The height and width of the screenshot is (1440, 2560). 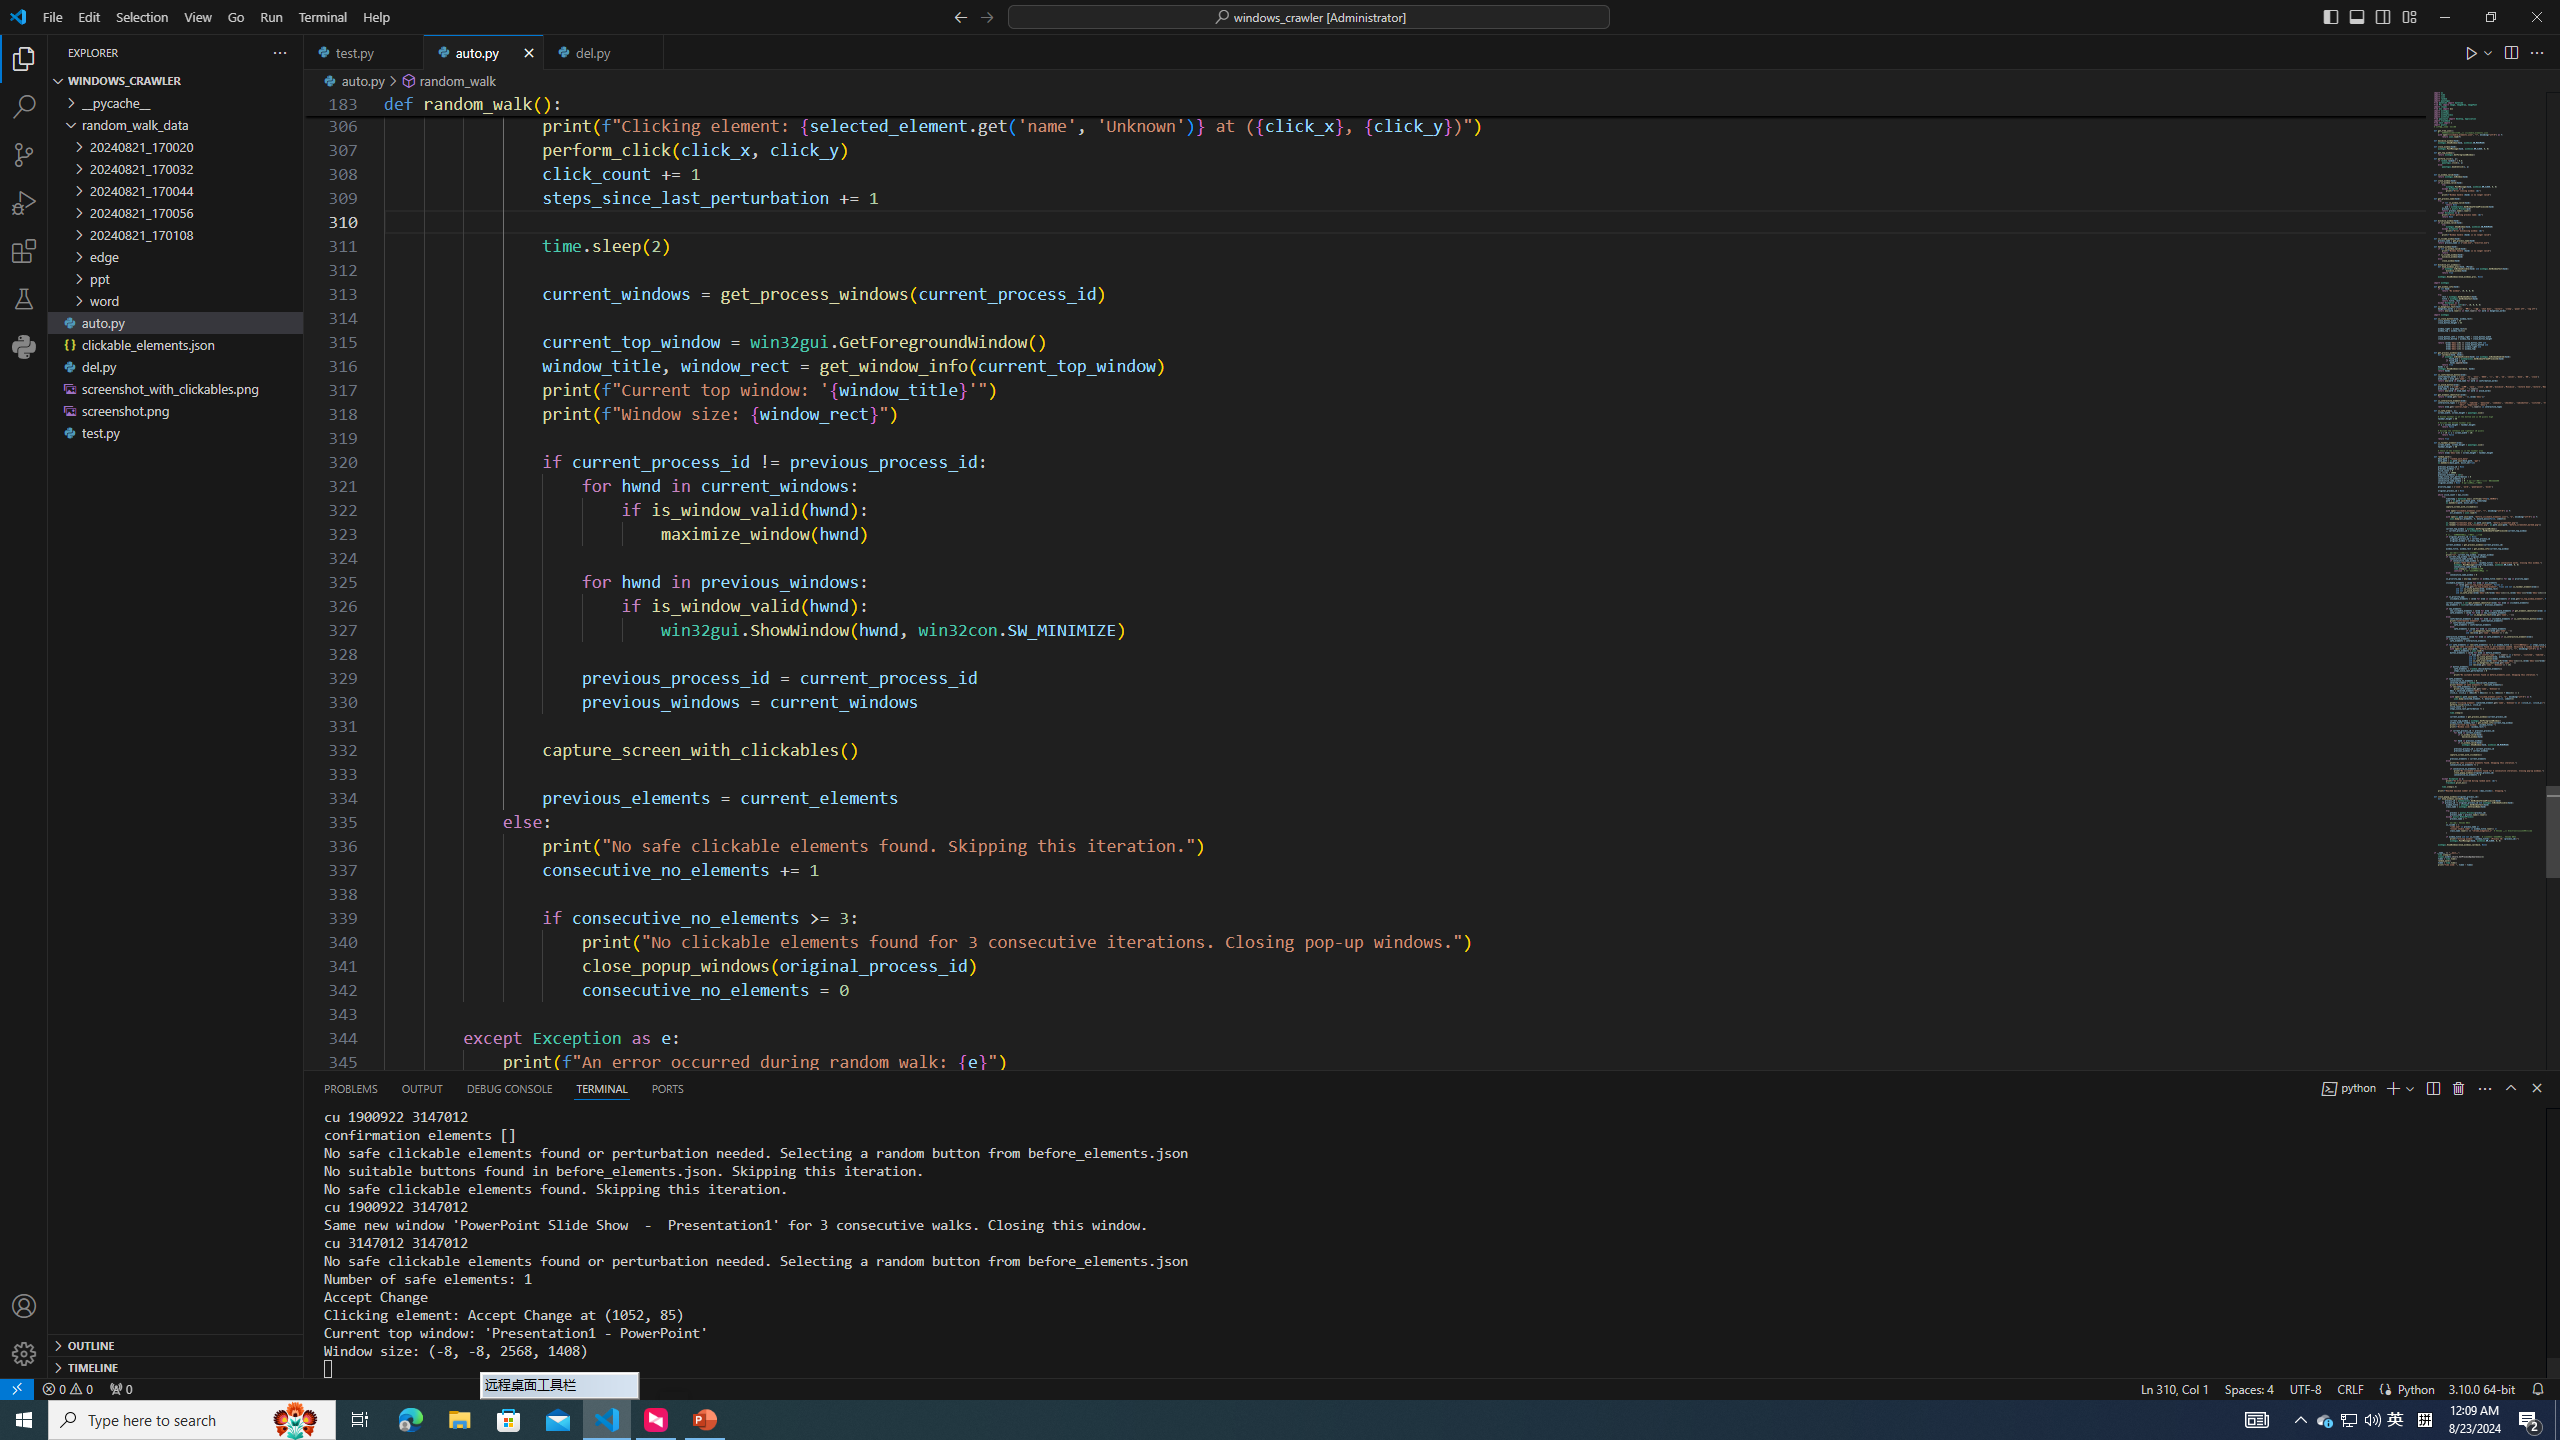 I want to click on 'auto.py', so click(x=482, y=51).